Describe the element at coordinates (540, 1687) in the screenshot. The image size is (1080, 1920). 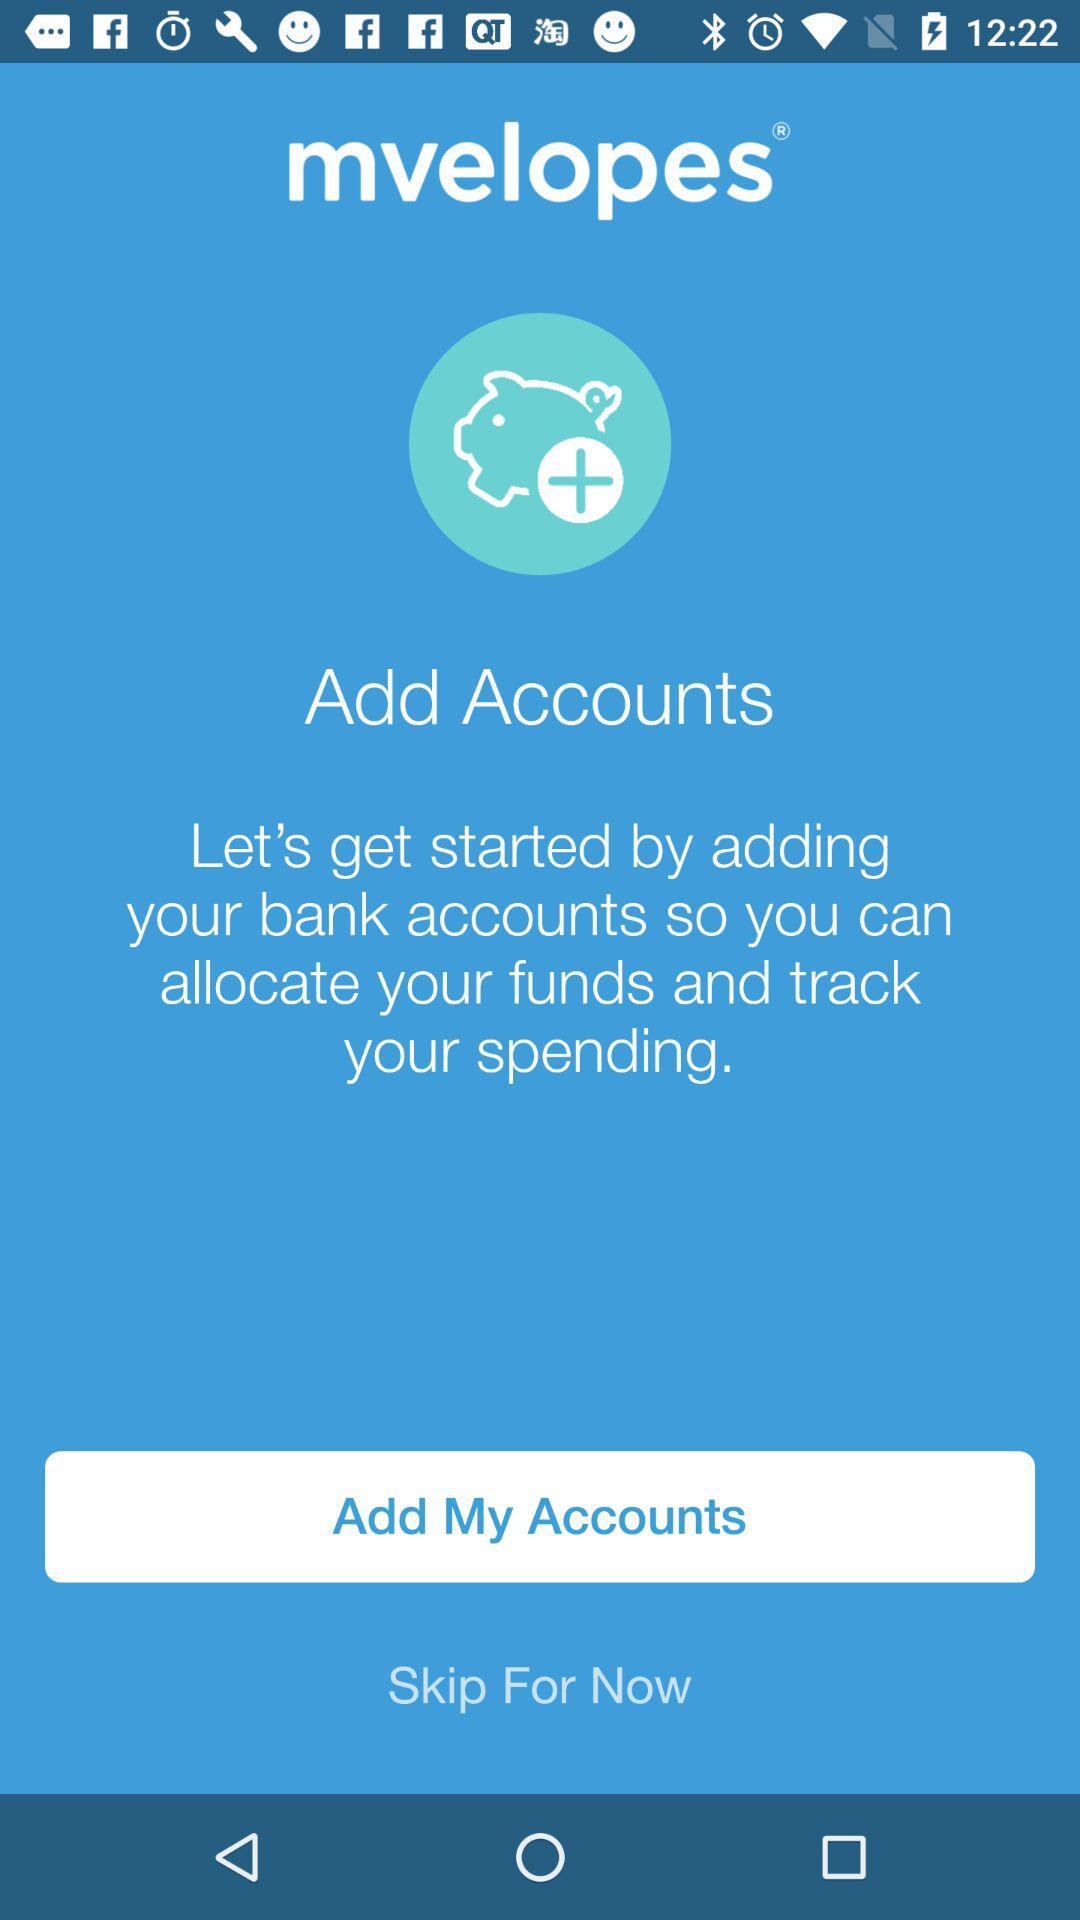
I see `skip for now item` at that location.